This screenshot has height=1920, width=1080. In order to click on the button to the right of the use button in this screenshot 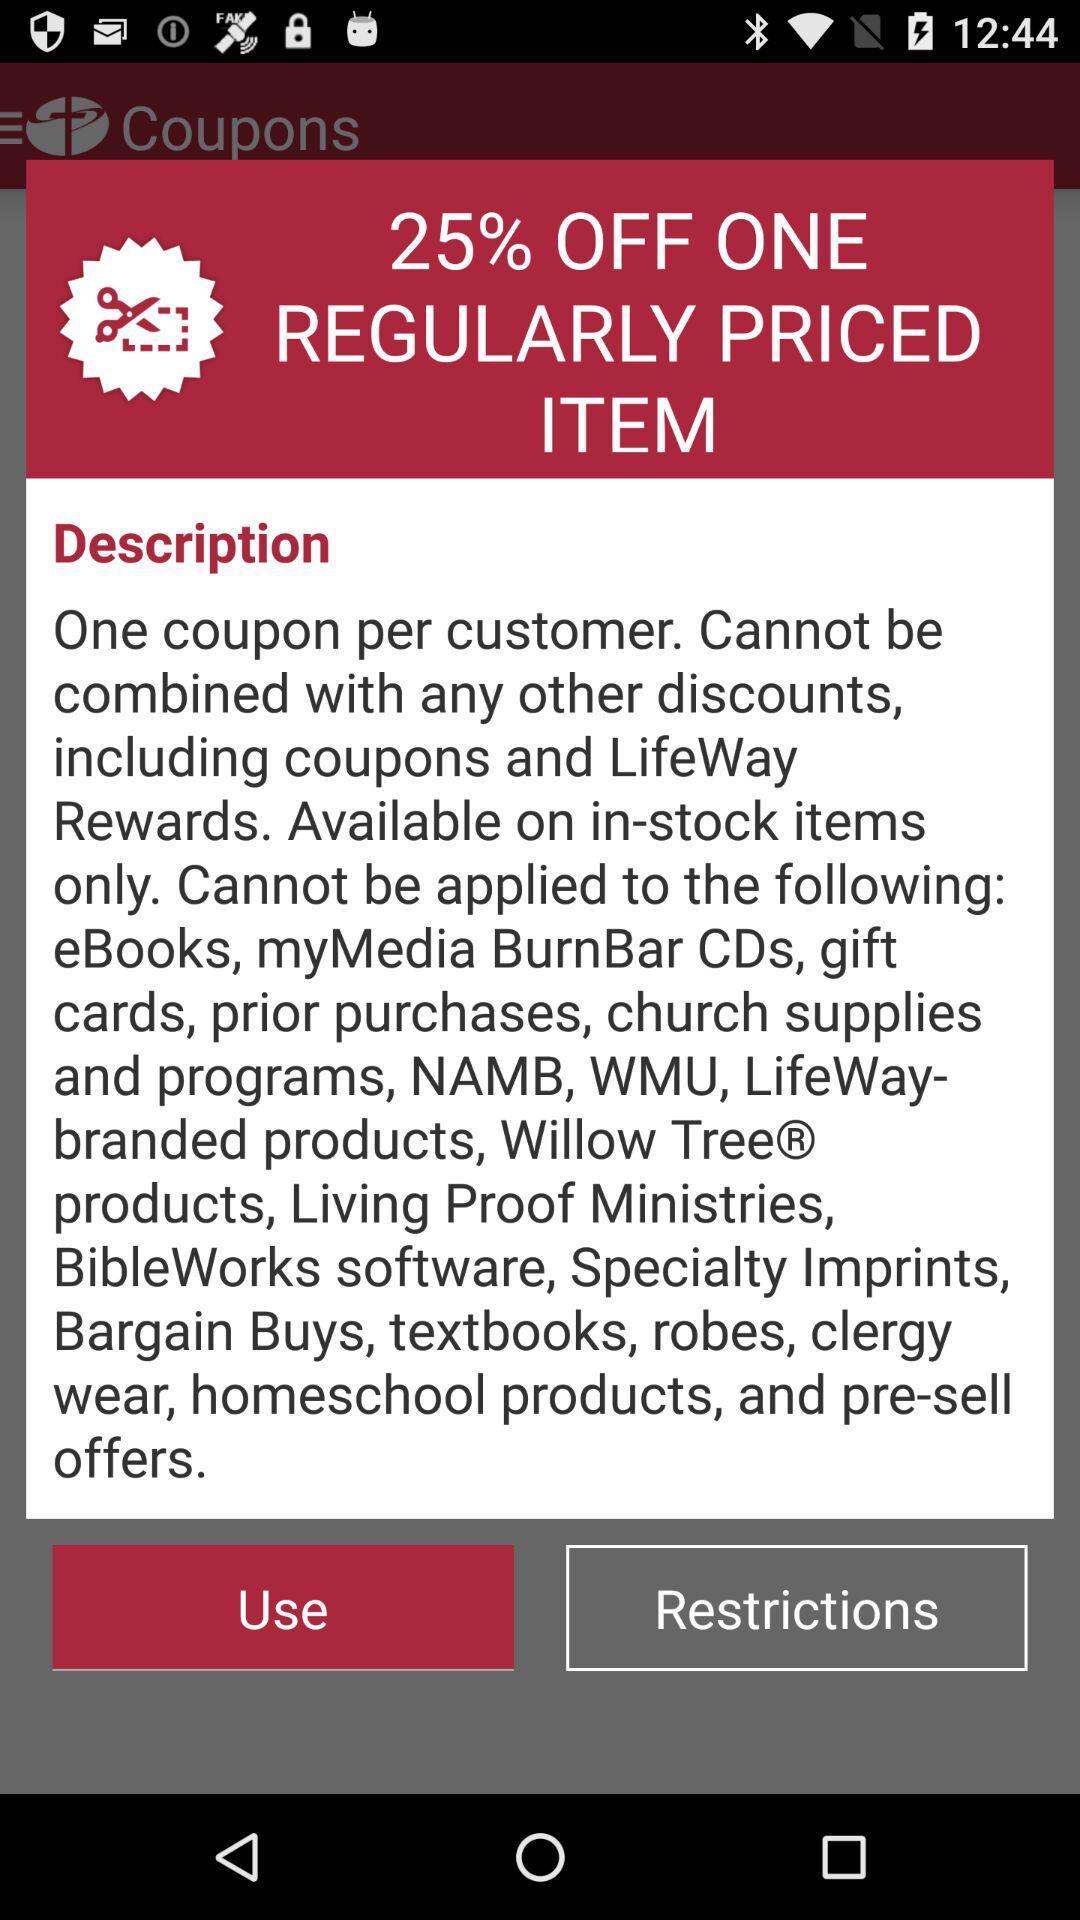, I will do `click(795, 1608)`.